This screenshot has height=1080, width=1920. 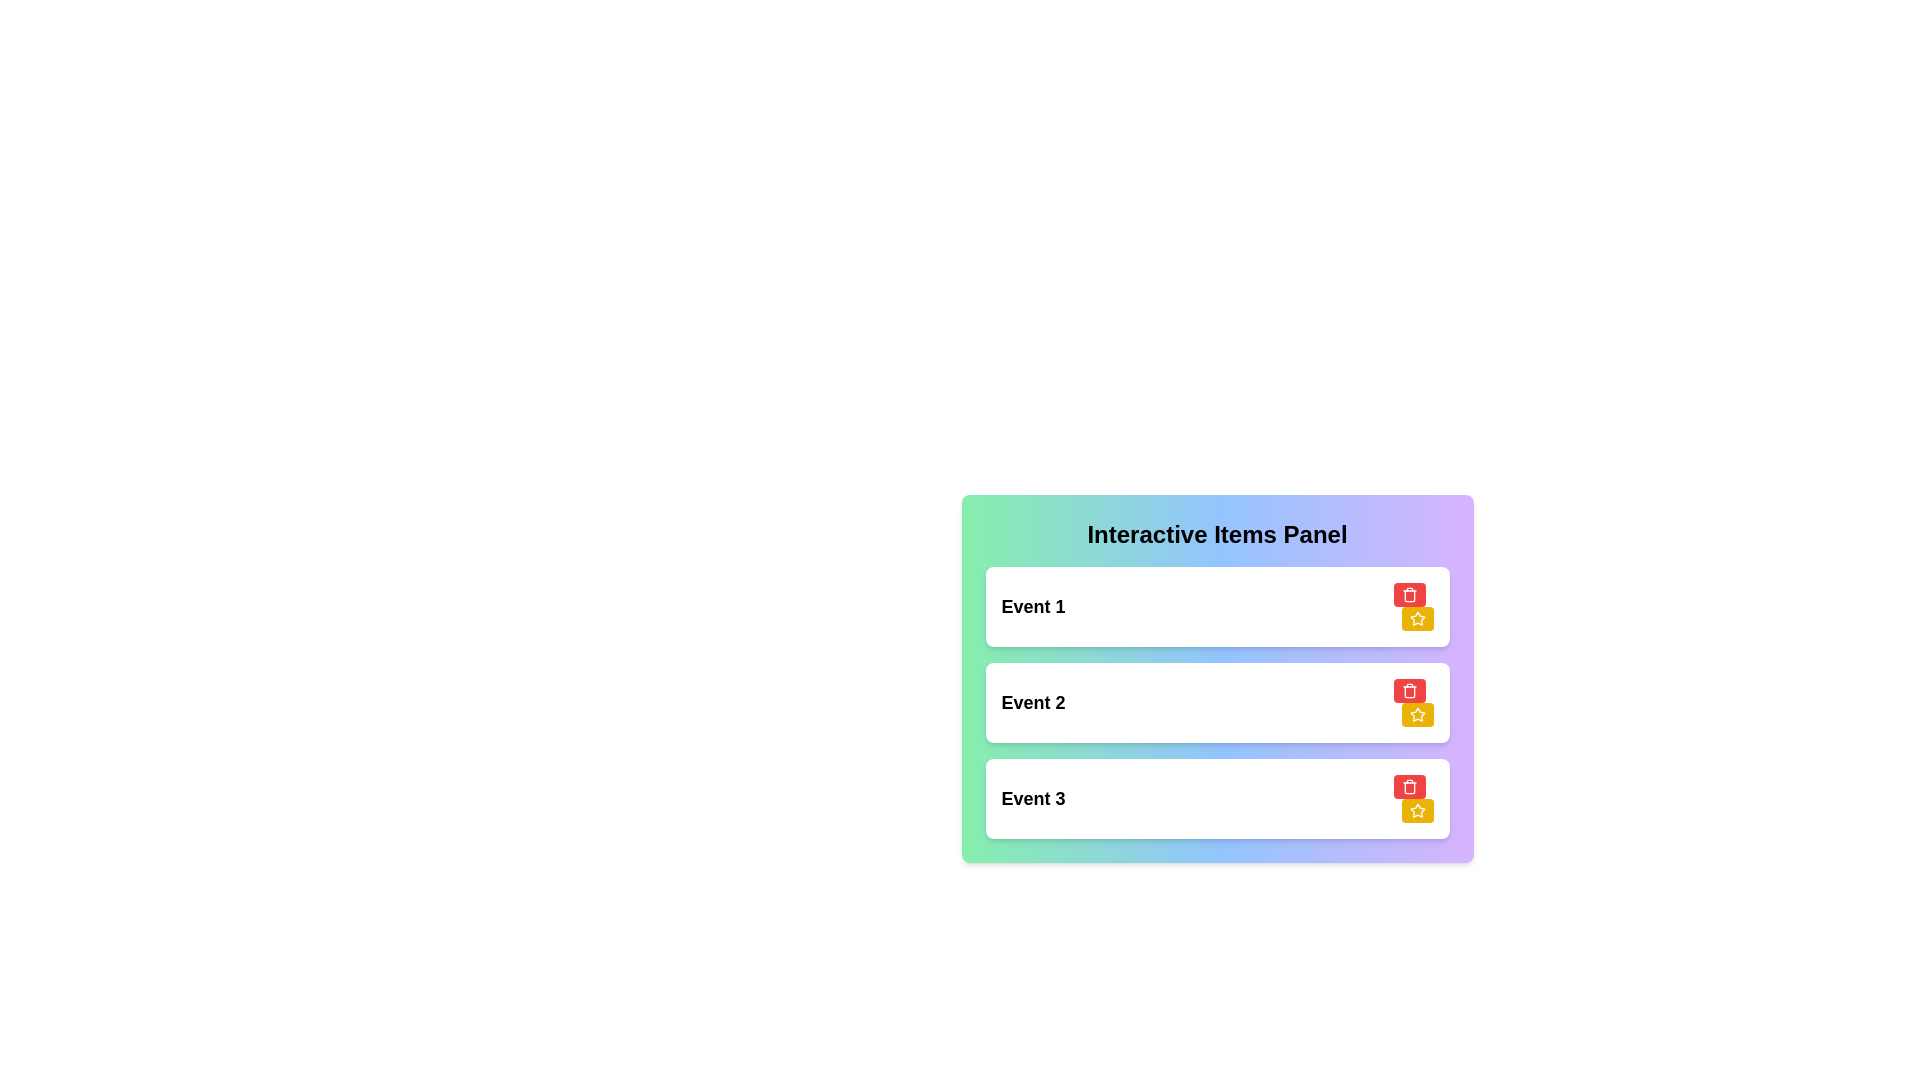 What do you see at coordinates (1416, 810) in the screenshot?
I see `the five-pointed star icon with a hollow outline and yellow fill` at bounding box center [1416, 810].